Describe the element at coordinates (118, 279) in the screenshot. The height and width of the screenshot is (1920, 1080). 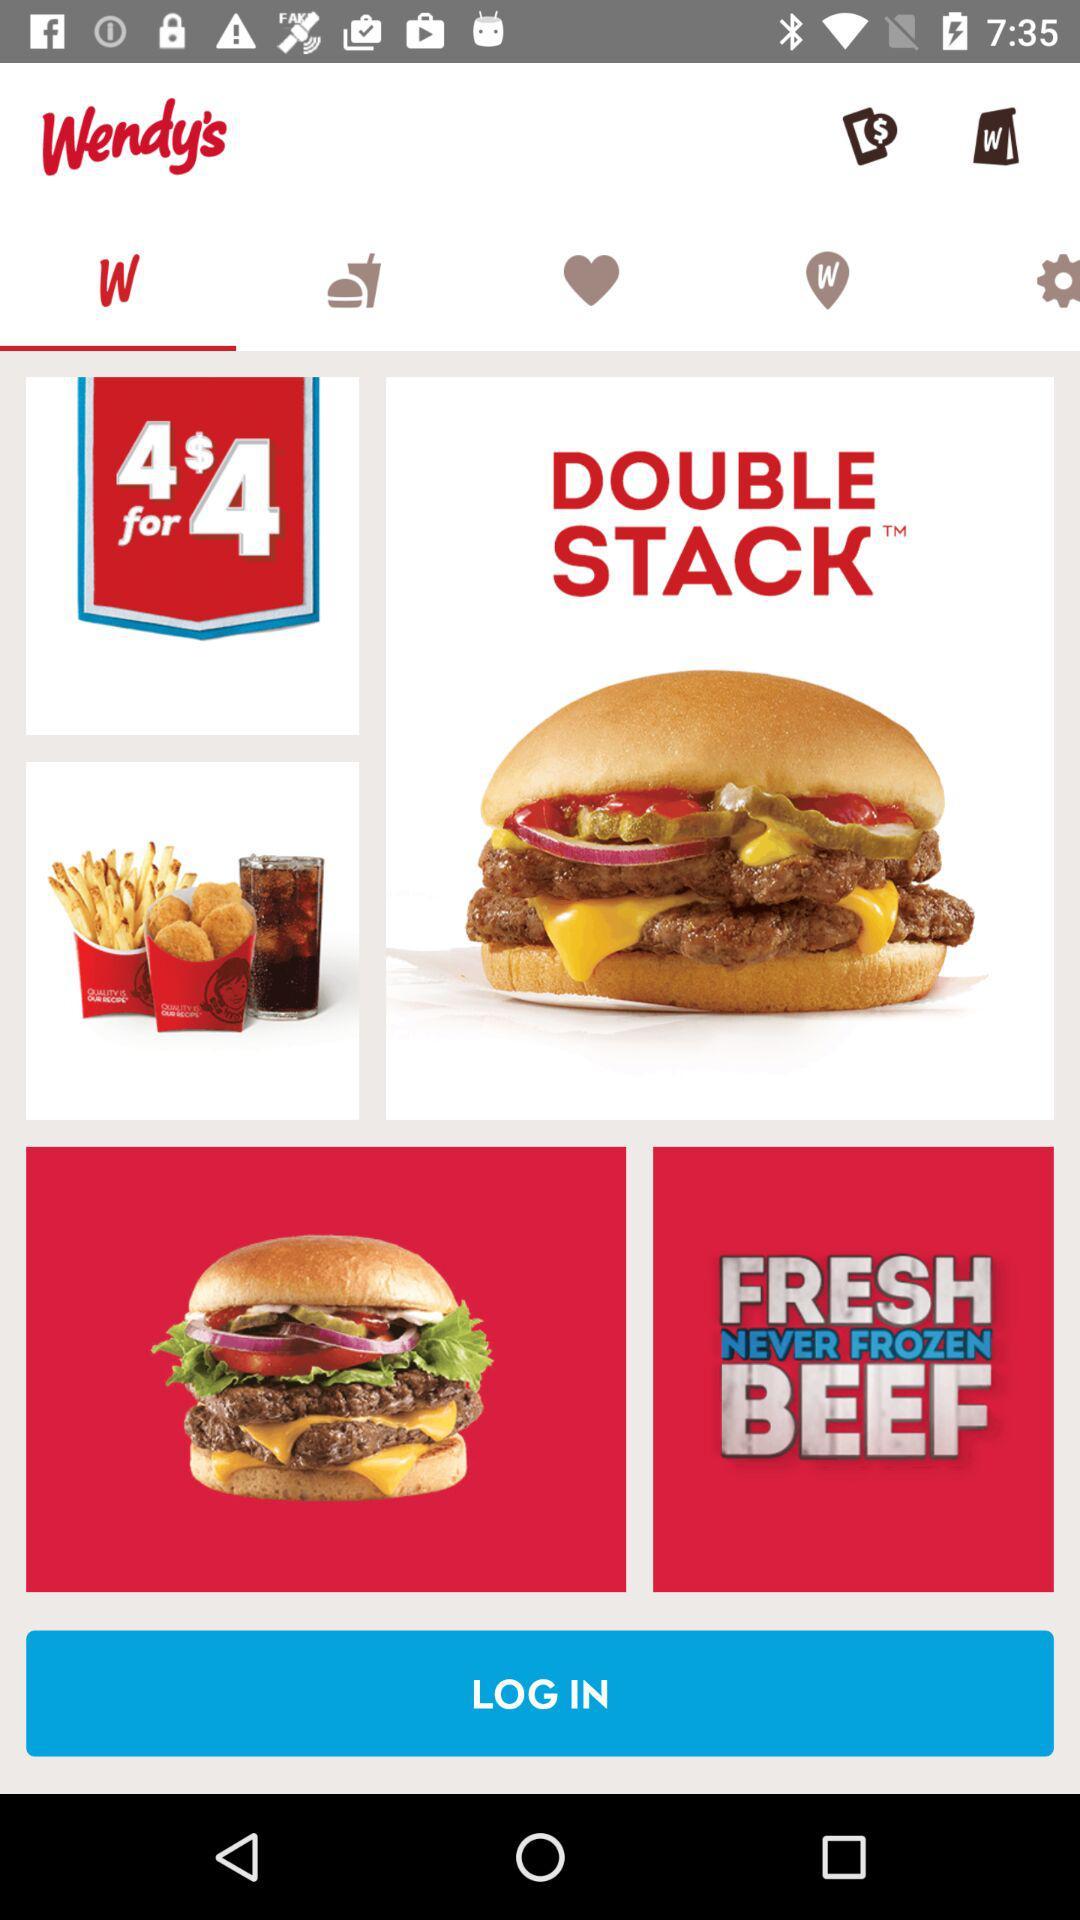
I see `wendys front page` at that location.